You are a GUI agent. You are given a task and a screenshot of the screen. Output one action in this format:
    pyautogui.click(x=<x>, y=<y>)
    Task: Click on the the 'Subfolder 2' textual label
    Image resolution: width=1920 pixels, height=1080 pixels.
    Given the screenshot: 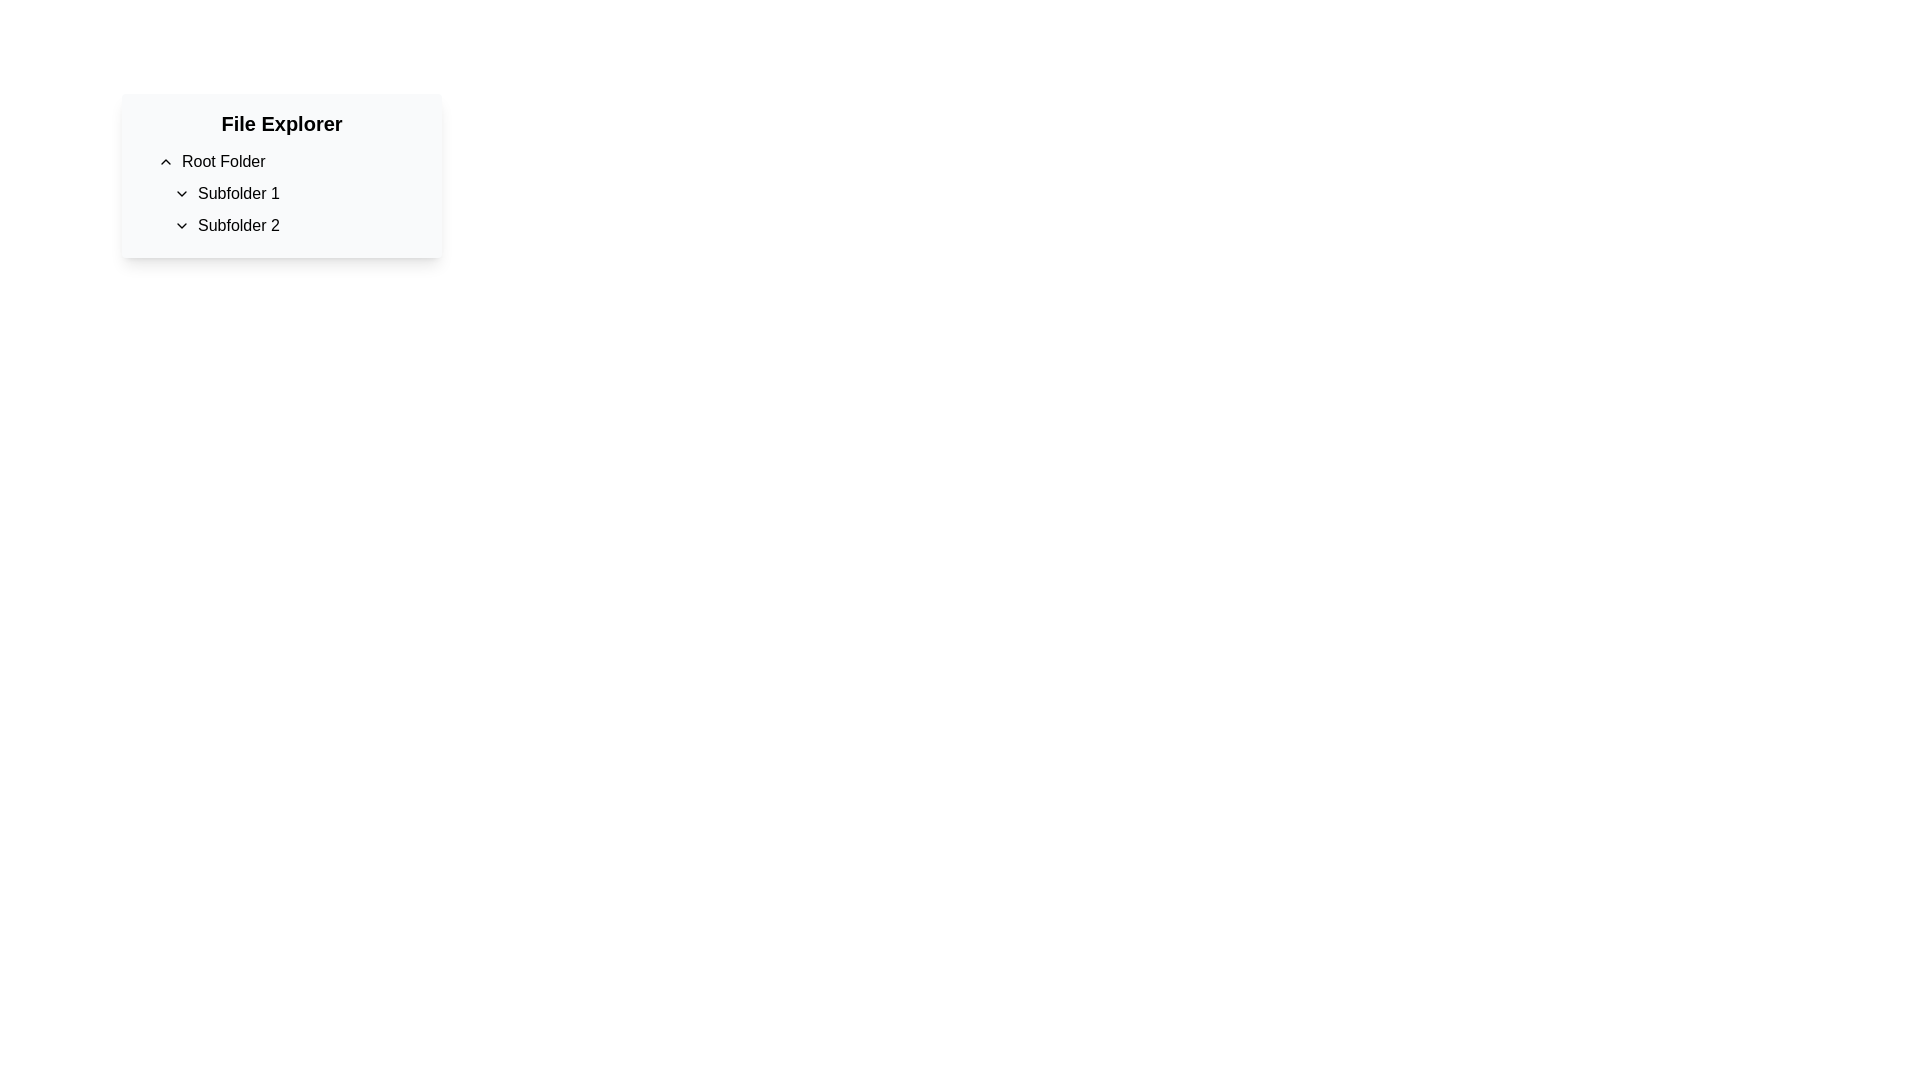 What is the action you would take?
    pyautogui.click(x=238, y=225)
    